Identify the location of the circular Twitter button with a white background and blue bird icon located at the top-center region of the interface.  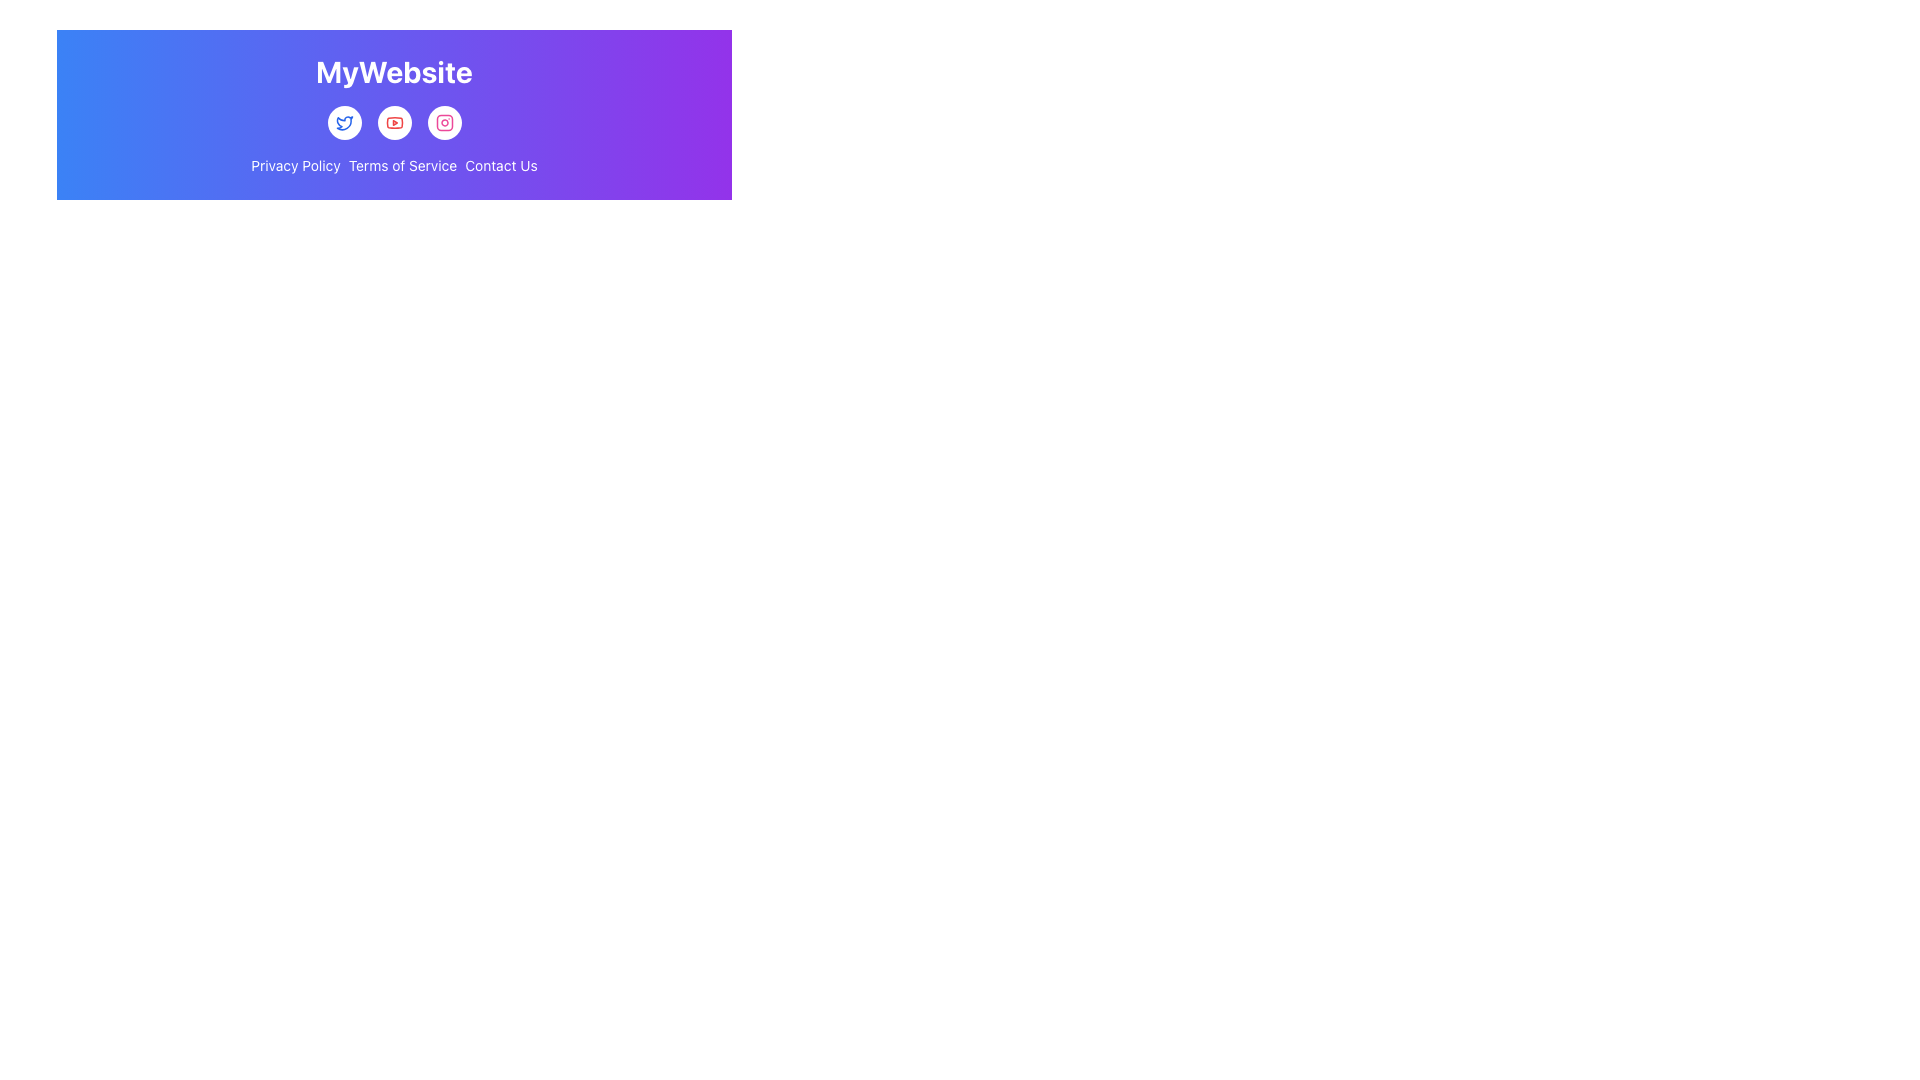
(344, 123).